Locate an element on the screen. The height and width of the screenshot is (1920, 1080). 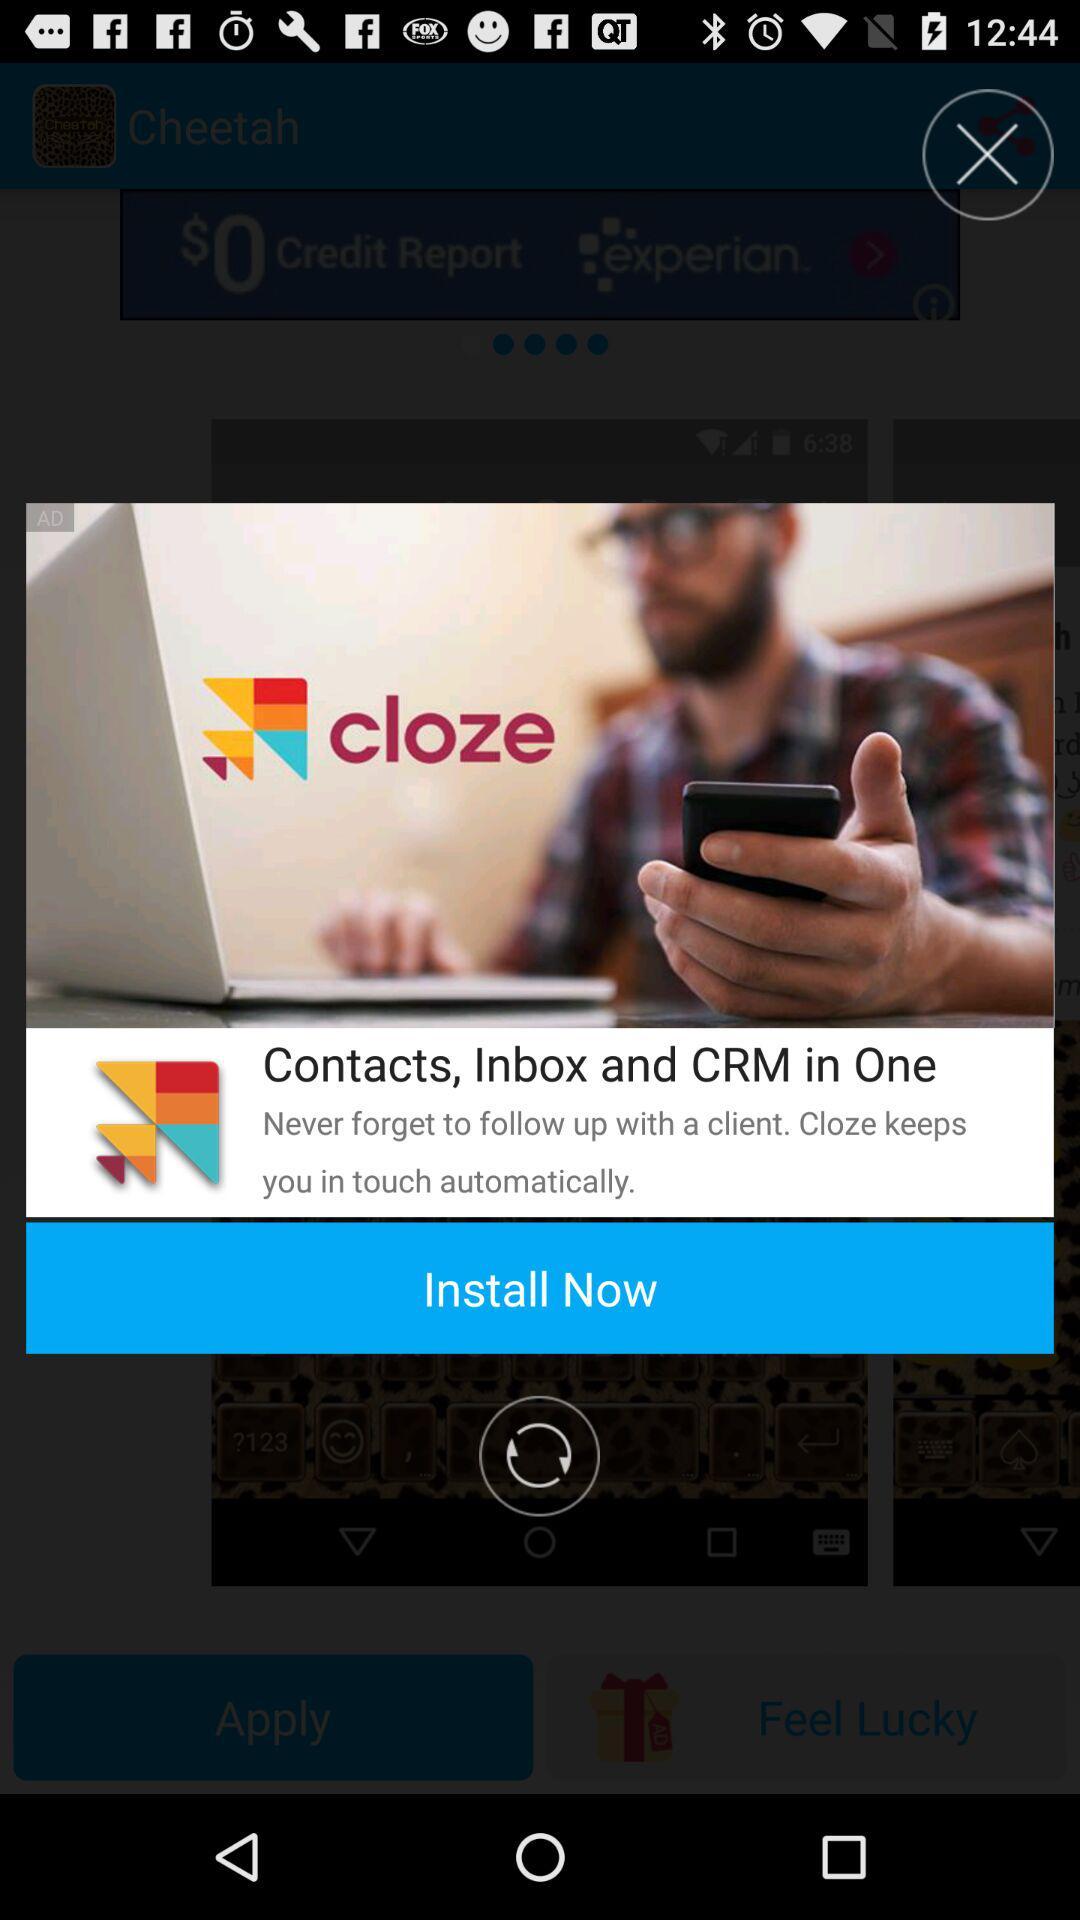
app to the left of the contacts inbox and item is located at coordinates (156, 1122).